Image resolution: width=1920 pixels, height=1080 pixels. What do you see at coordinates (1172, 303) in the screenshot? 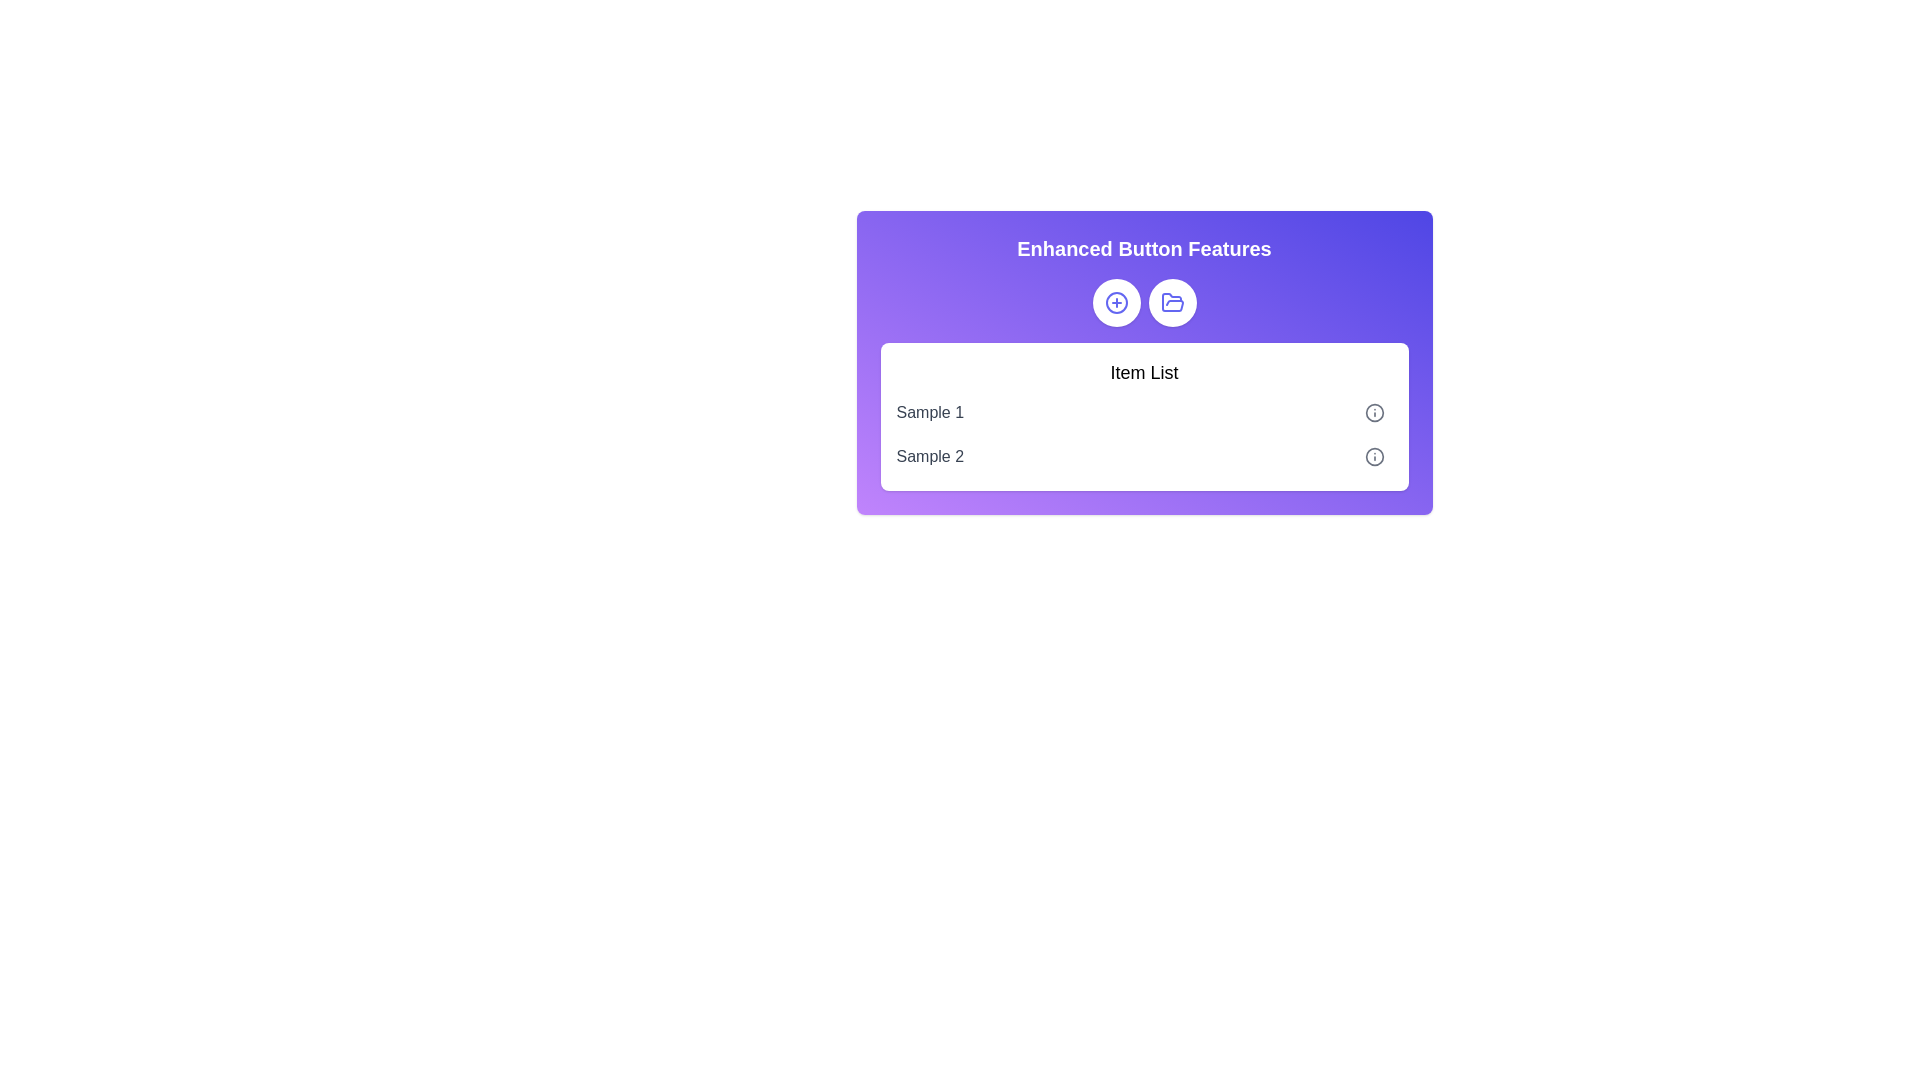
I see `the indigo open folder icon button located at the center of the white circular button on a purple-gradient background` at bounding box center [1172, 303].